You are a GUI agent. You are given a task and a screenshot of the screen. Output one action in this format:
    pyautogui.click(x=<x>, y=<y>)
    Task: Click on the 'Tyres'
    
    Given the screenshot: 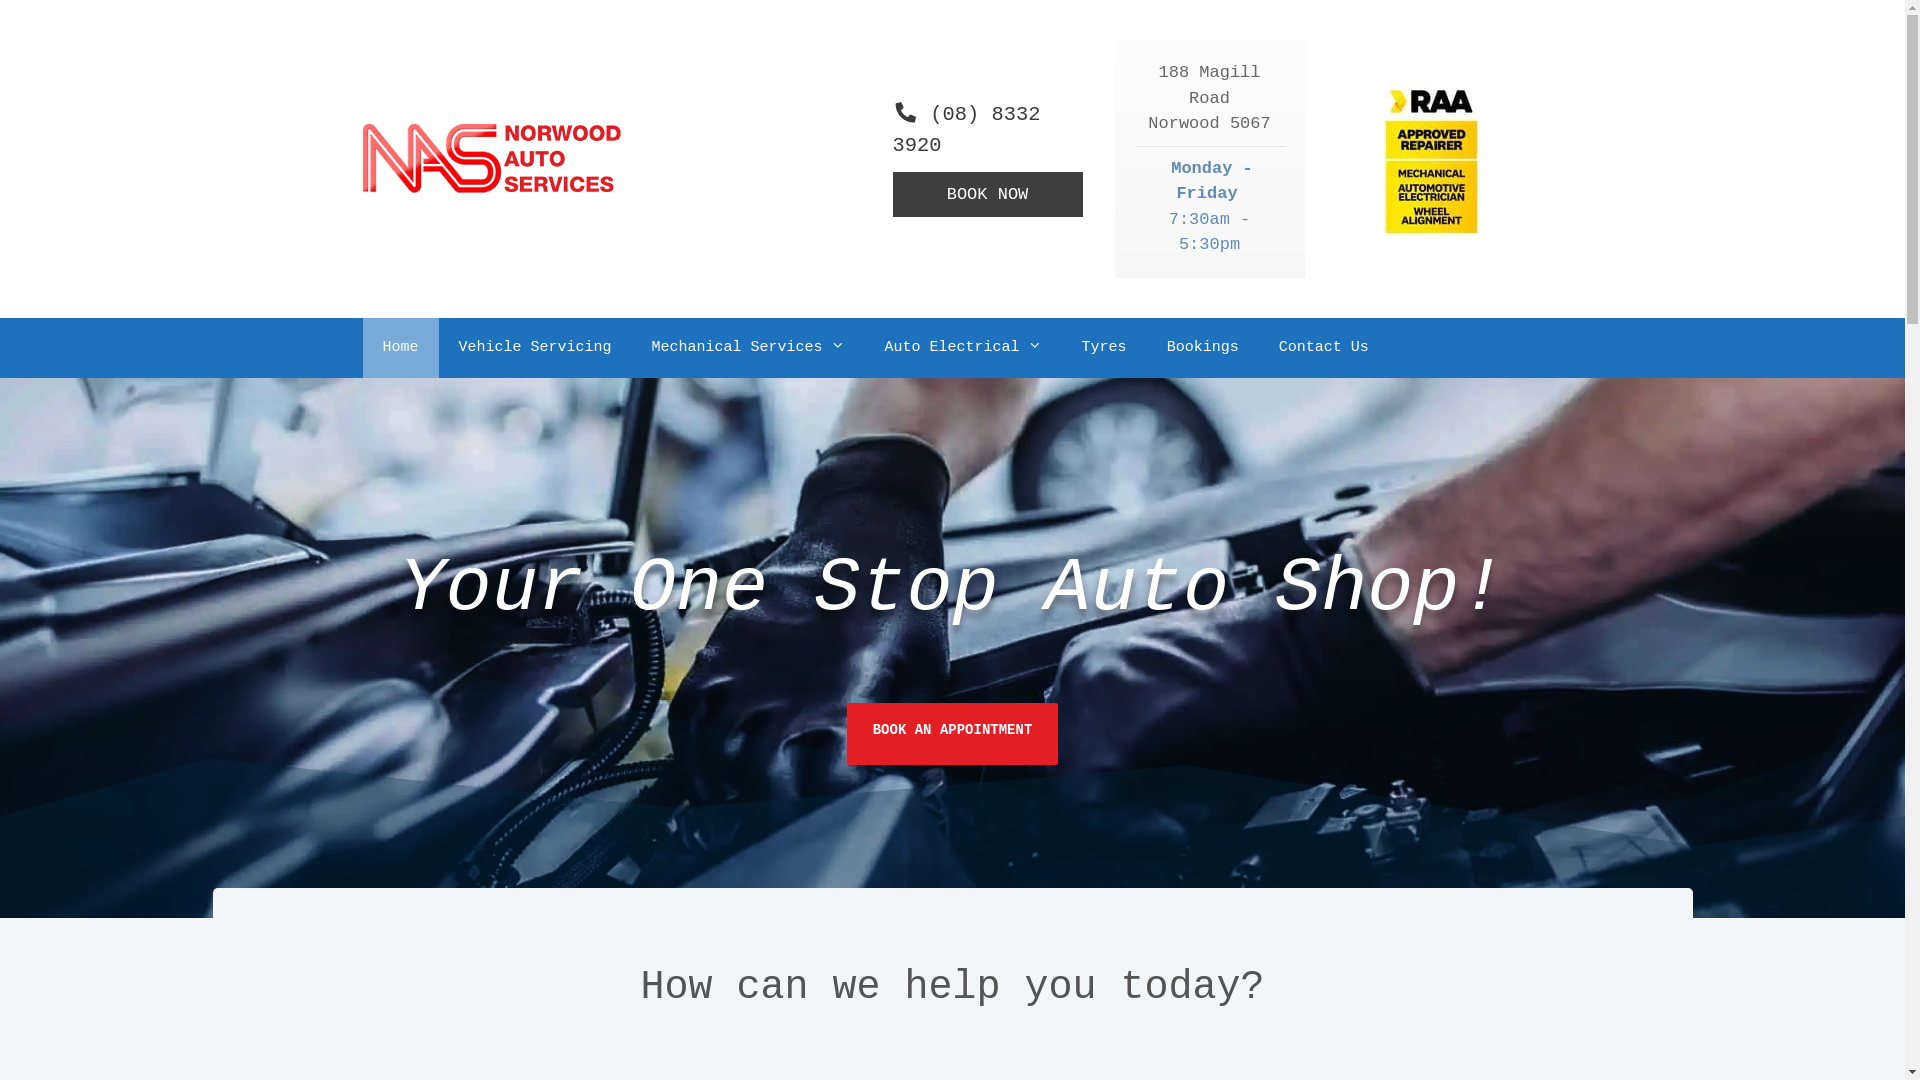 What is the action you would take?
    pyautogui.click(x=1103, y=346)
    